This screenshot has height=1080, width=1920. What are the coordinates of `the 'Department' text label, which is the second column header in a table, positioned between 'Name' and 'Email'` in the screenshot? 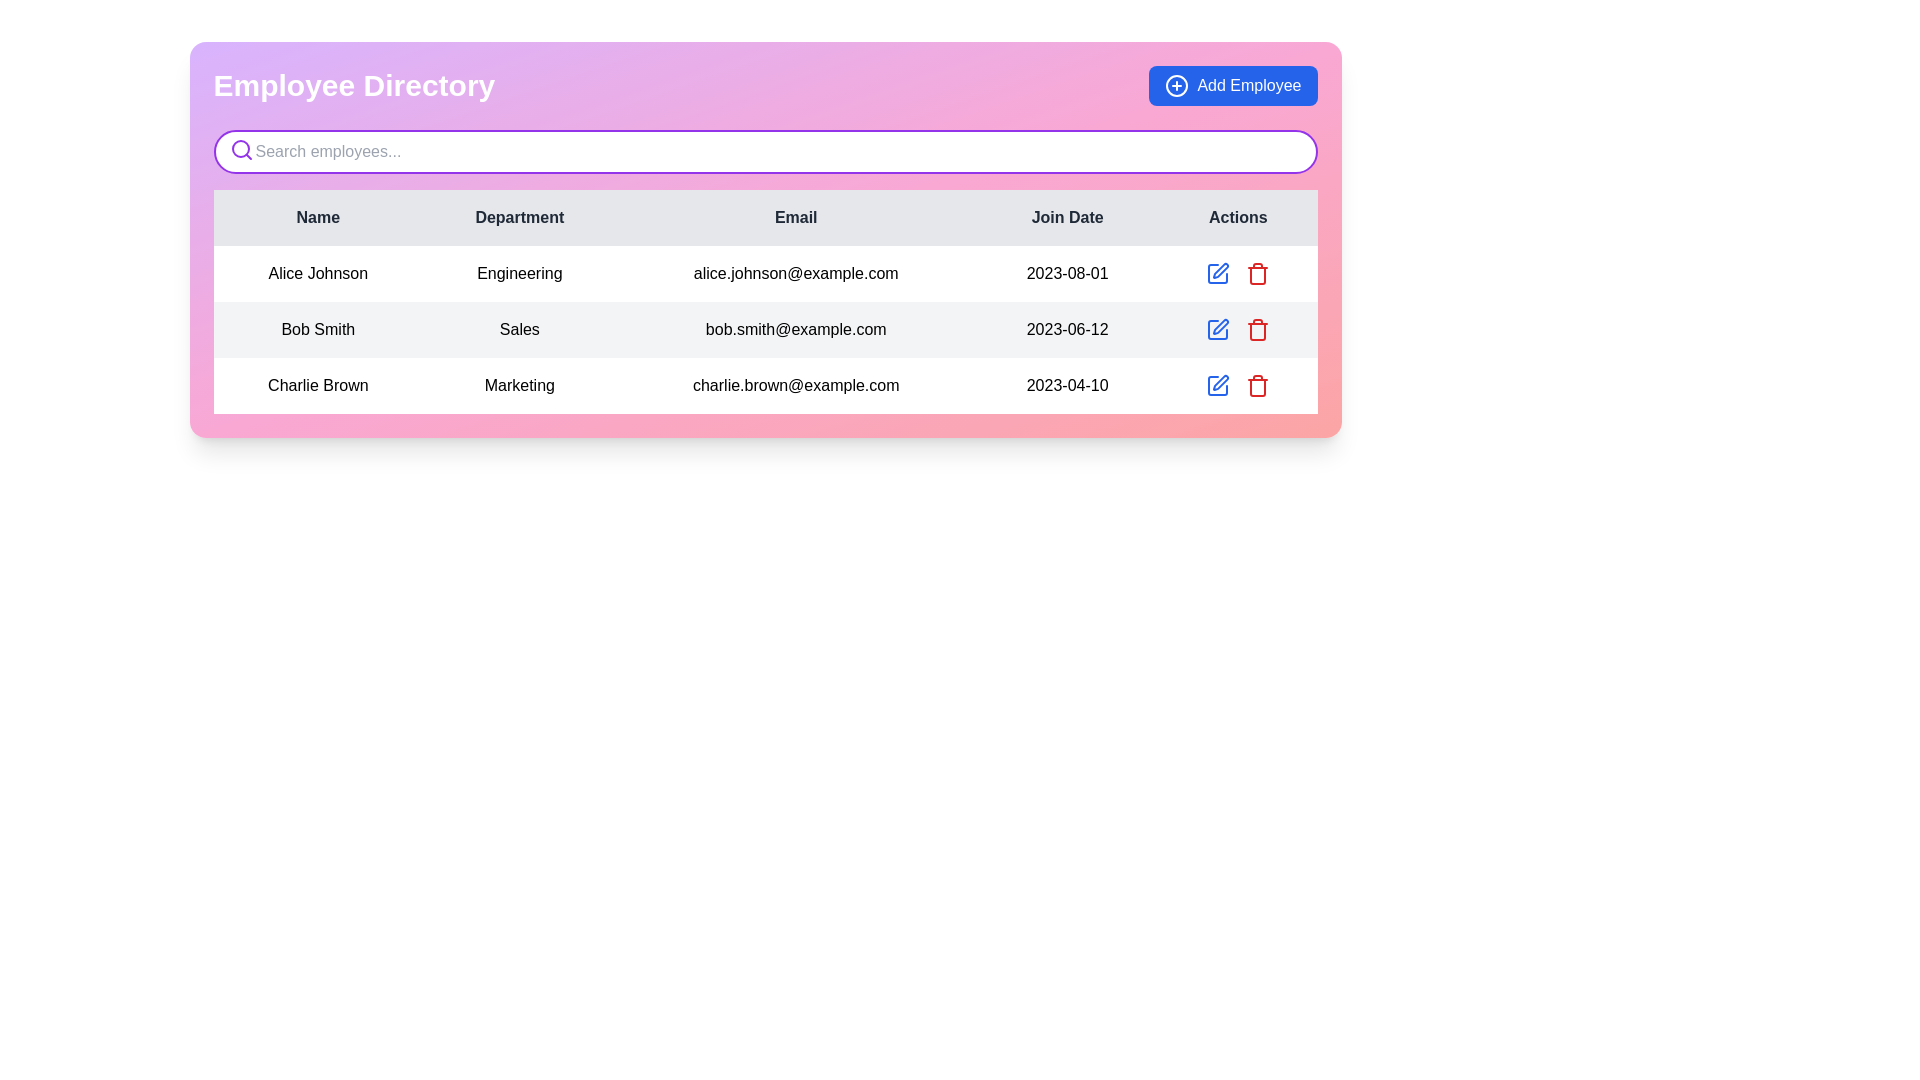 It's located at (519, 218).